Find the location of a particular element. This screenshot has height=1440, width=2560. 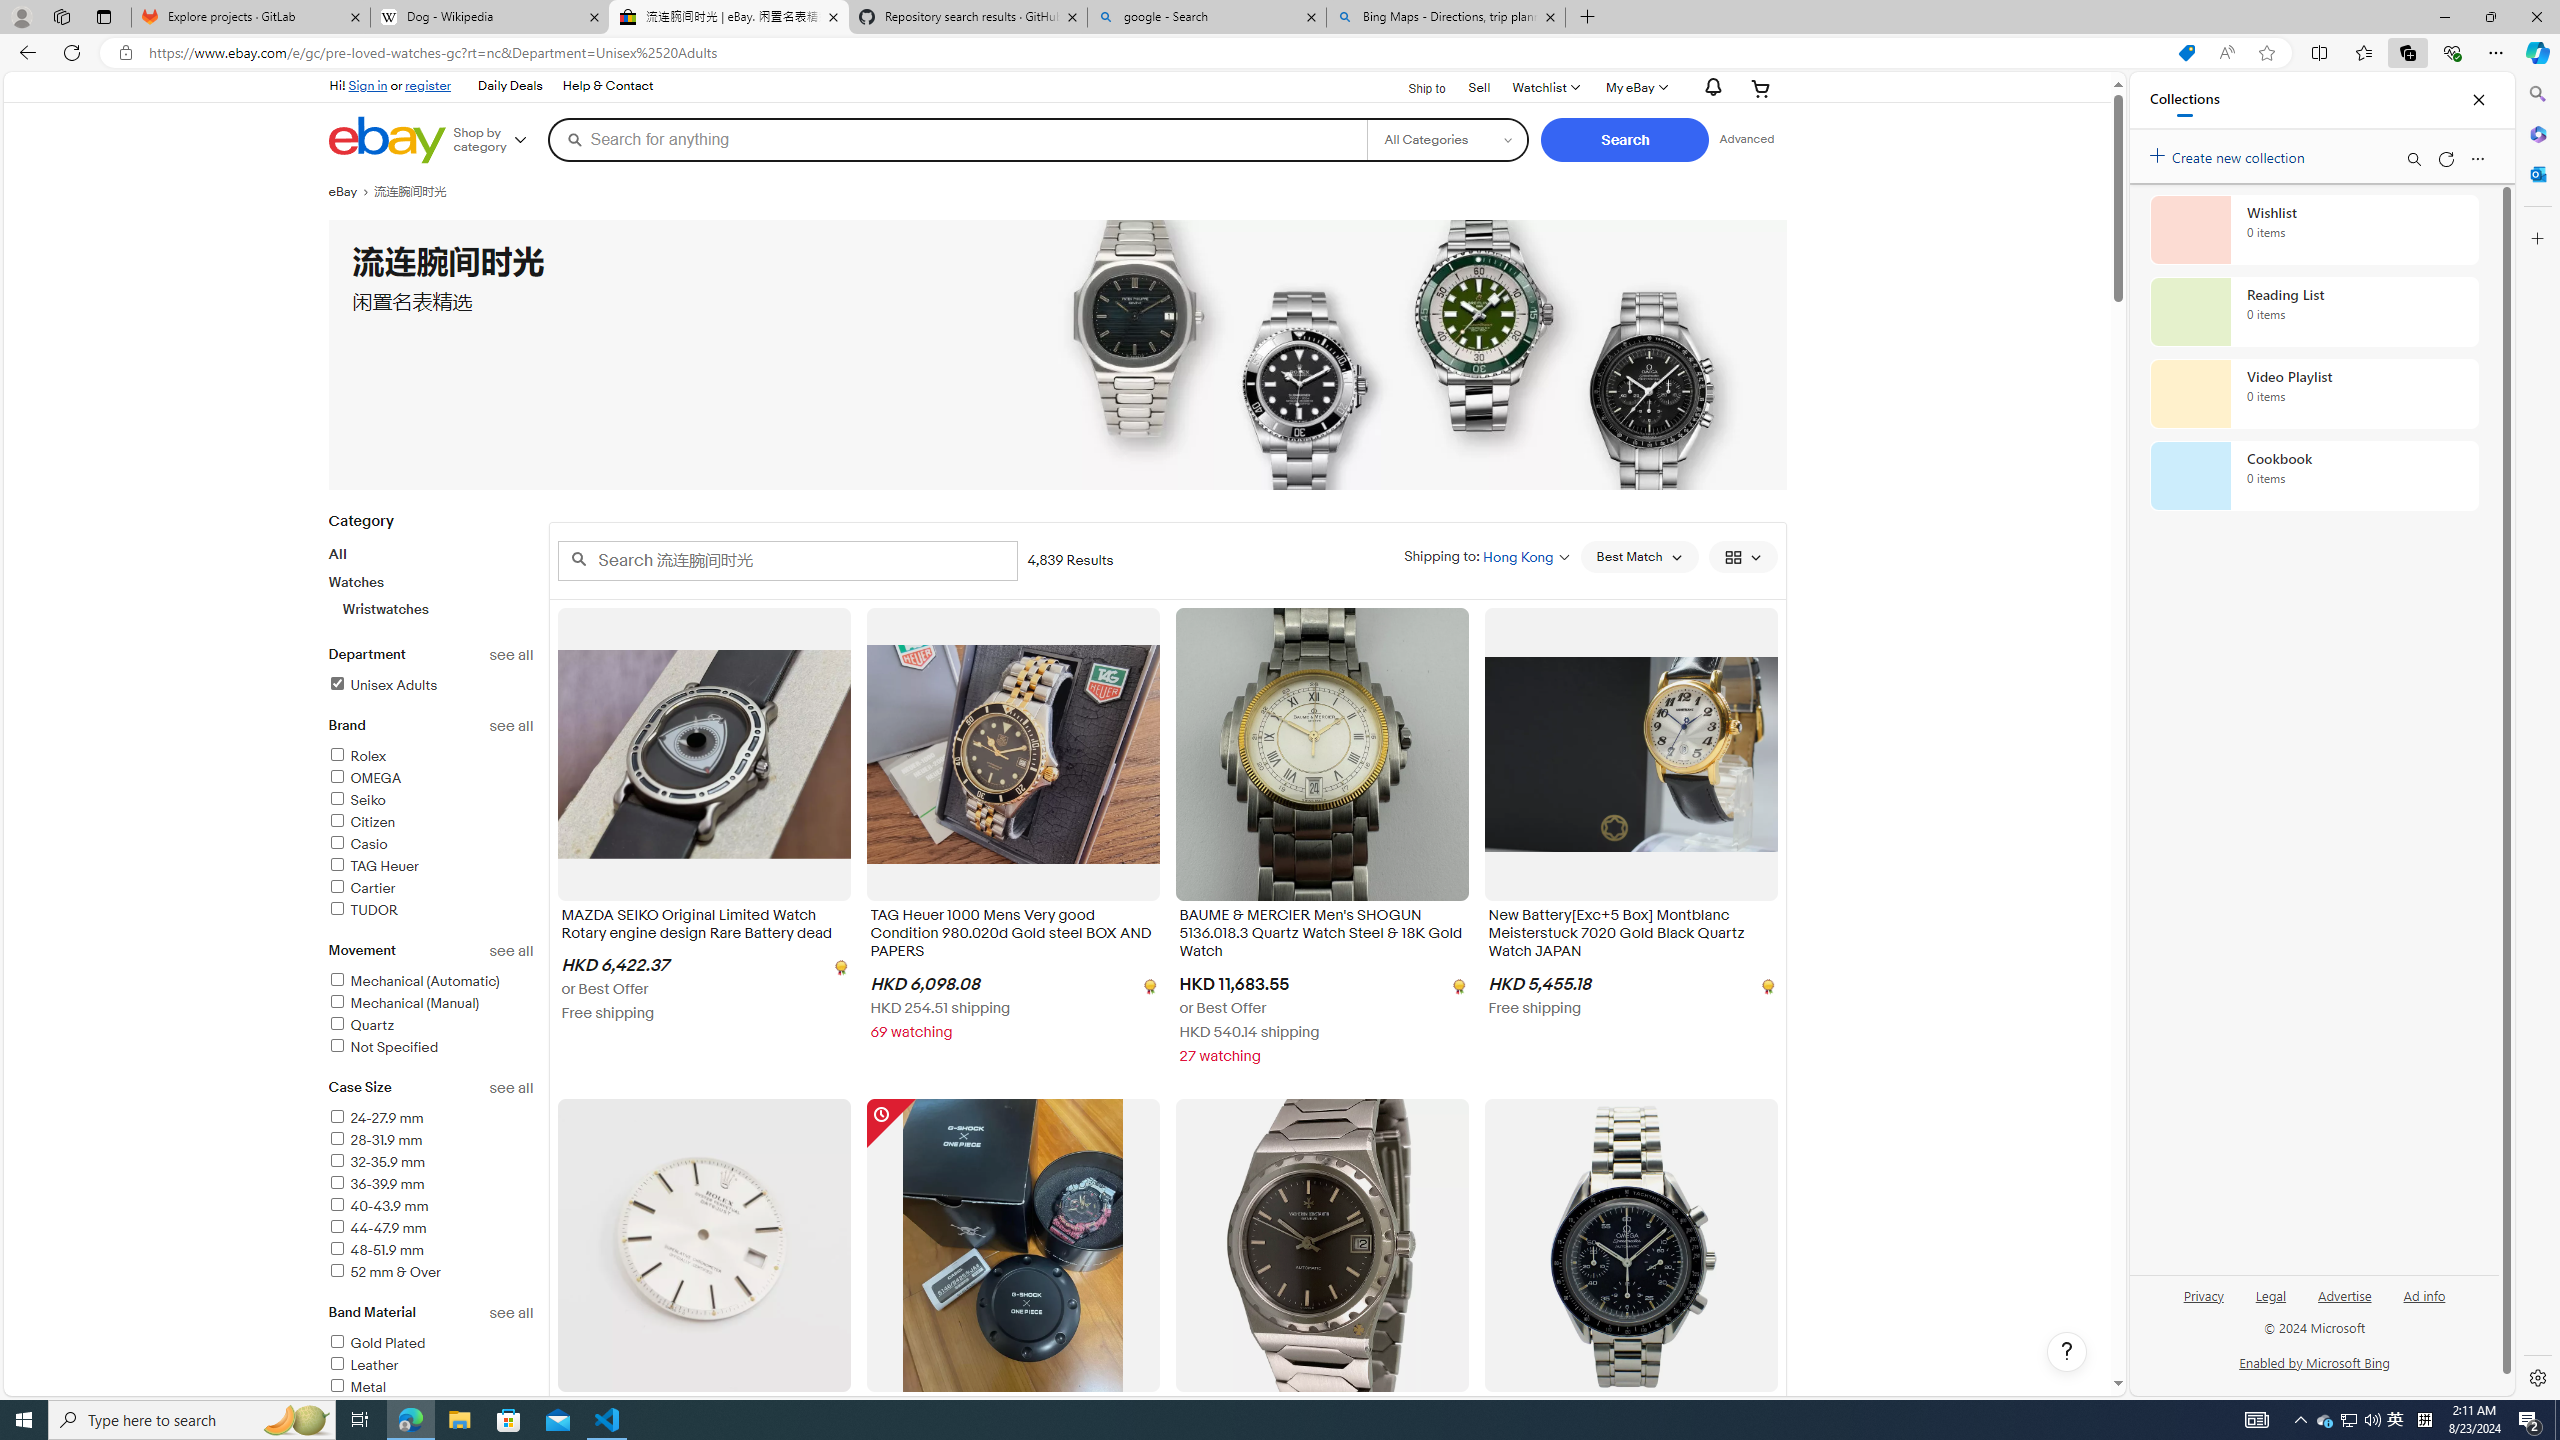

'Help, opens dialogs' is located at coordinates (2066, 1351).